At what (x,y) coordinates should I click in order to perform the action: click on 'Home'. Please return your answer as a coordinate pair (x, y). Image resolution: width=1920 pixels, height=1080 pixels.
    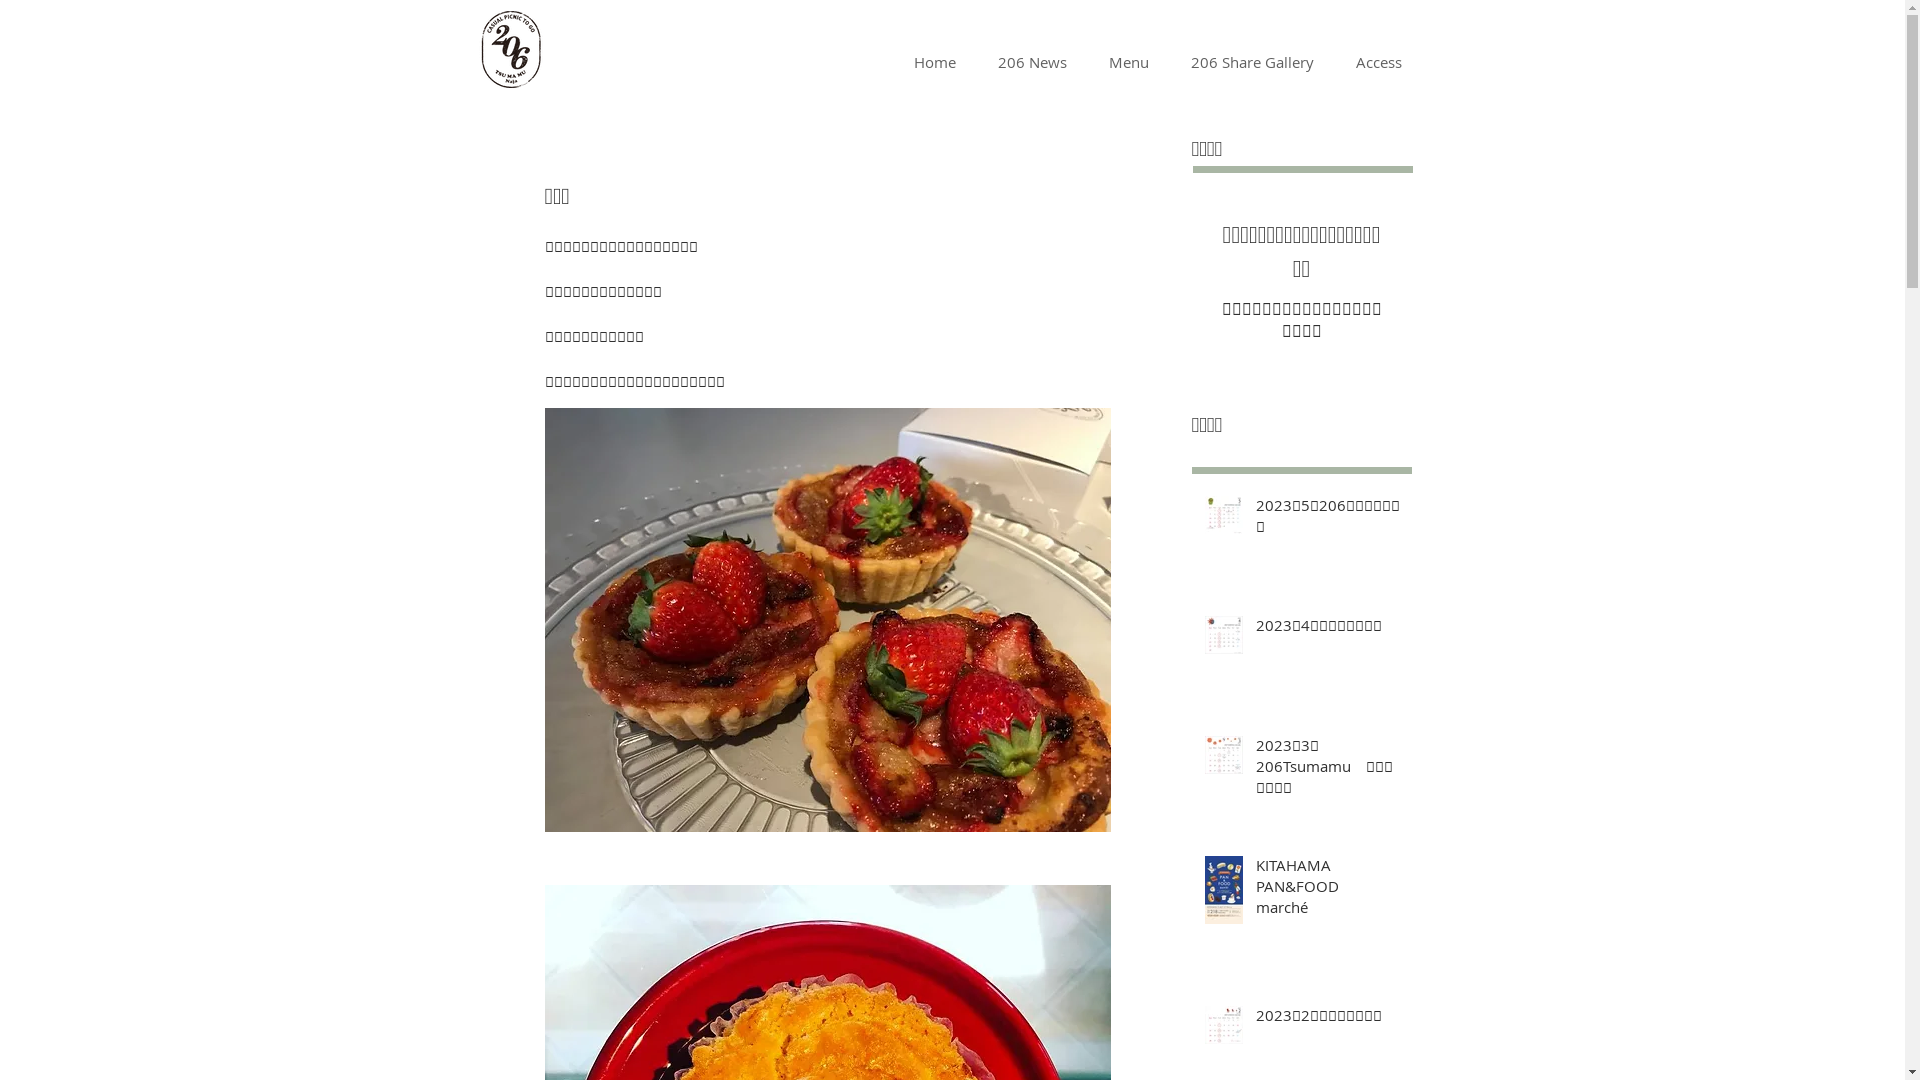
    Looking at the image, I should click on (933, 60).